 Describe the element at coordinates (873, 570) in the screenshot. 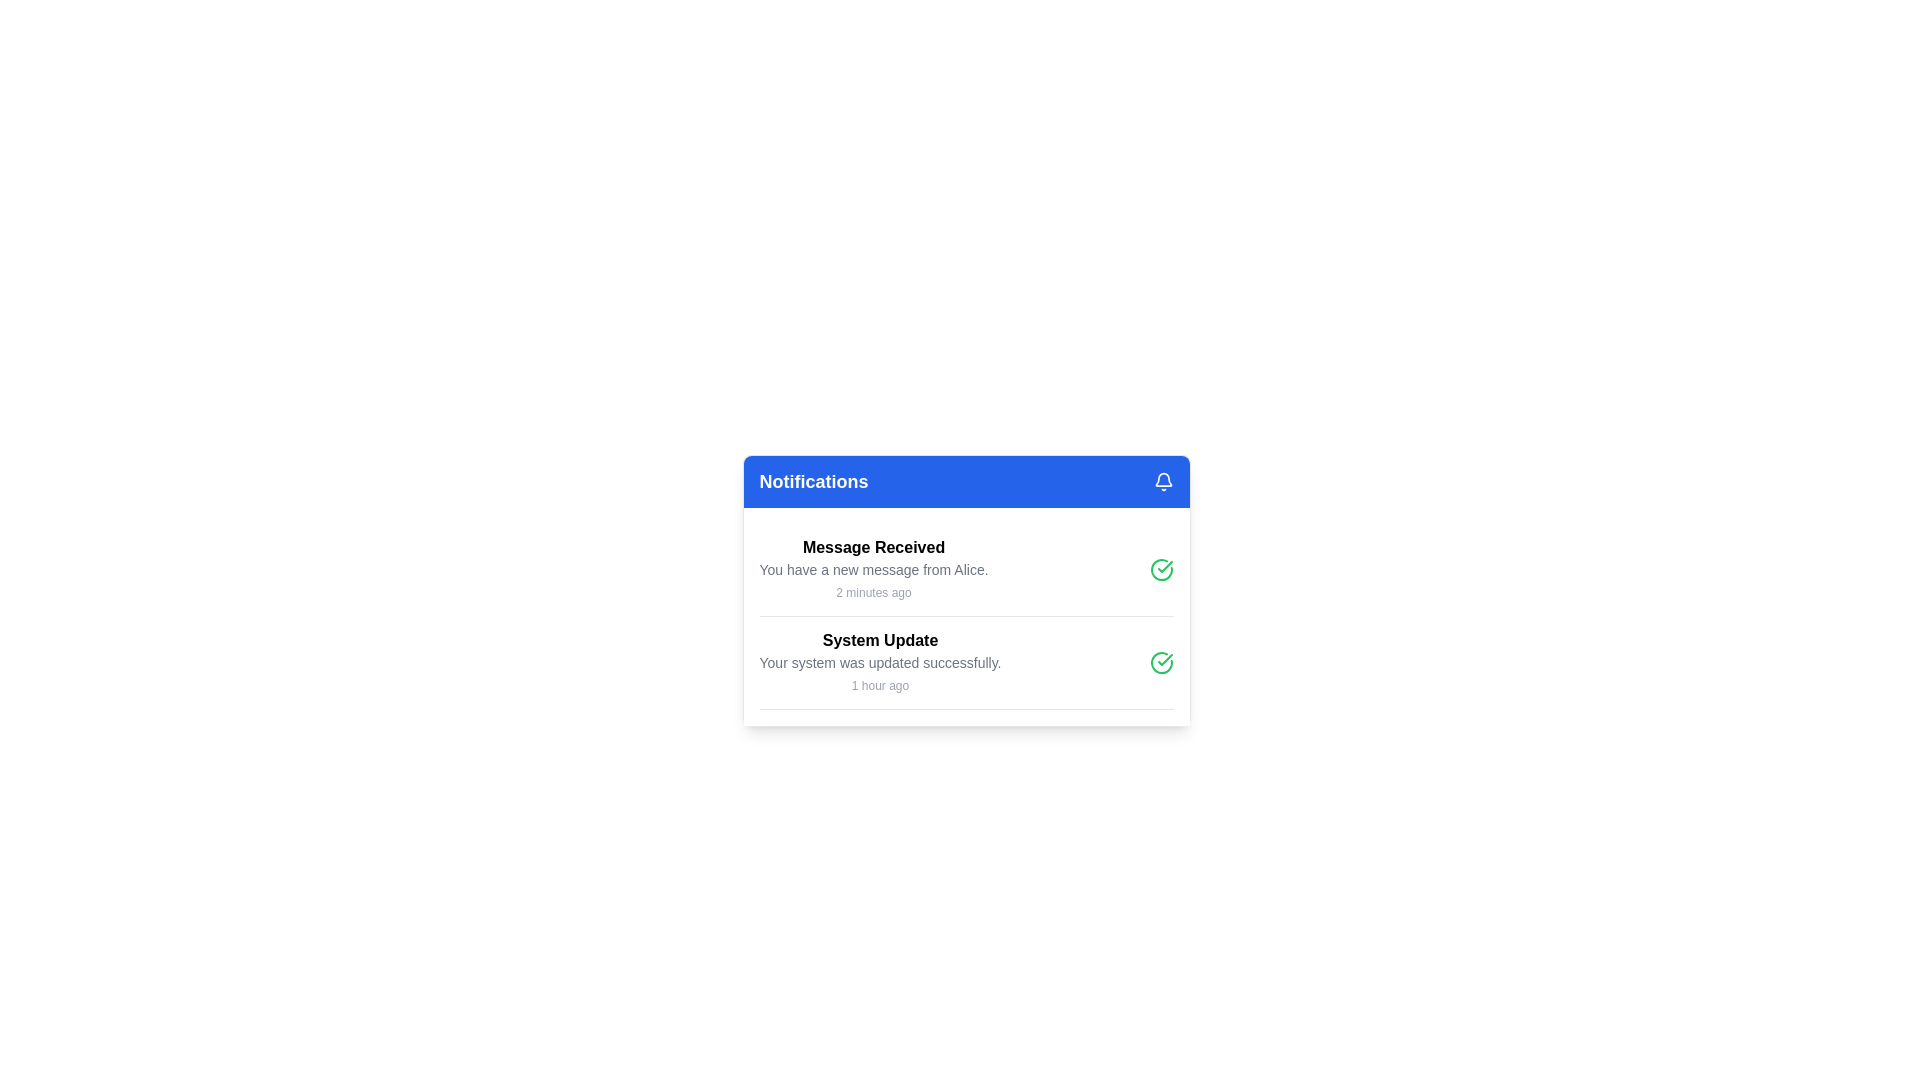

I see `the first notification in the notification panel that informs the user about receiving a new message from Alice` at that location.